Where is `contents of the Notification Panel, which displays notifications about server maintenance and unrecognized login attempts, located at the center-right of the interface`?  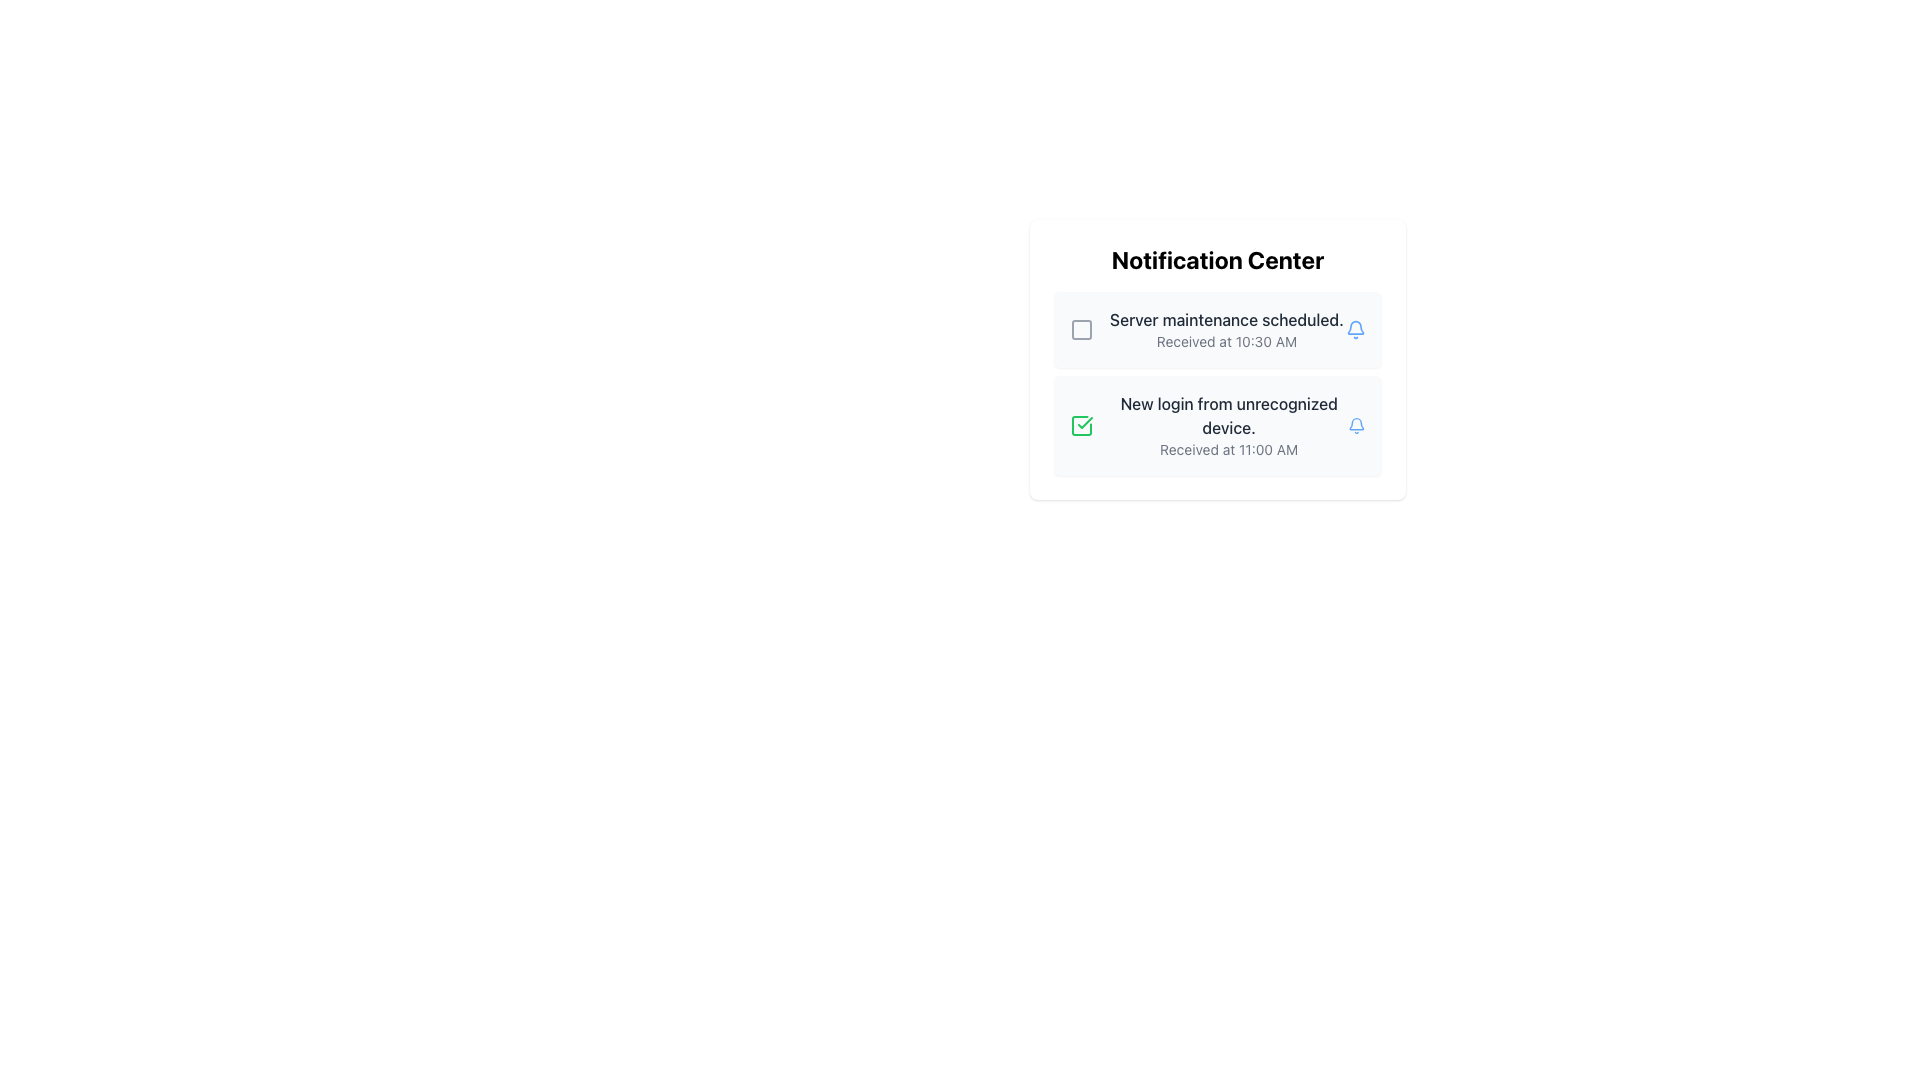 contents of the Notification Panel, which displays notifications about server maintenance and unrecognized login attempts, located at the center-right of the interface is located at coordinates (1217, 447).